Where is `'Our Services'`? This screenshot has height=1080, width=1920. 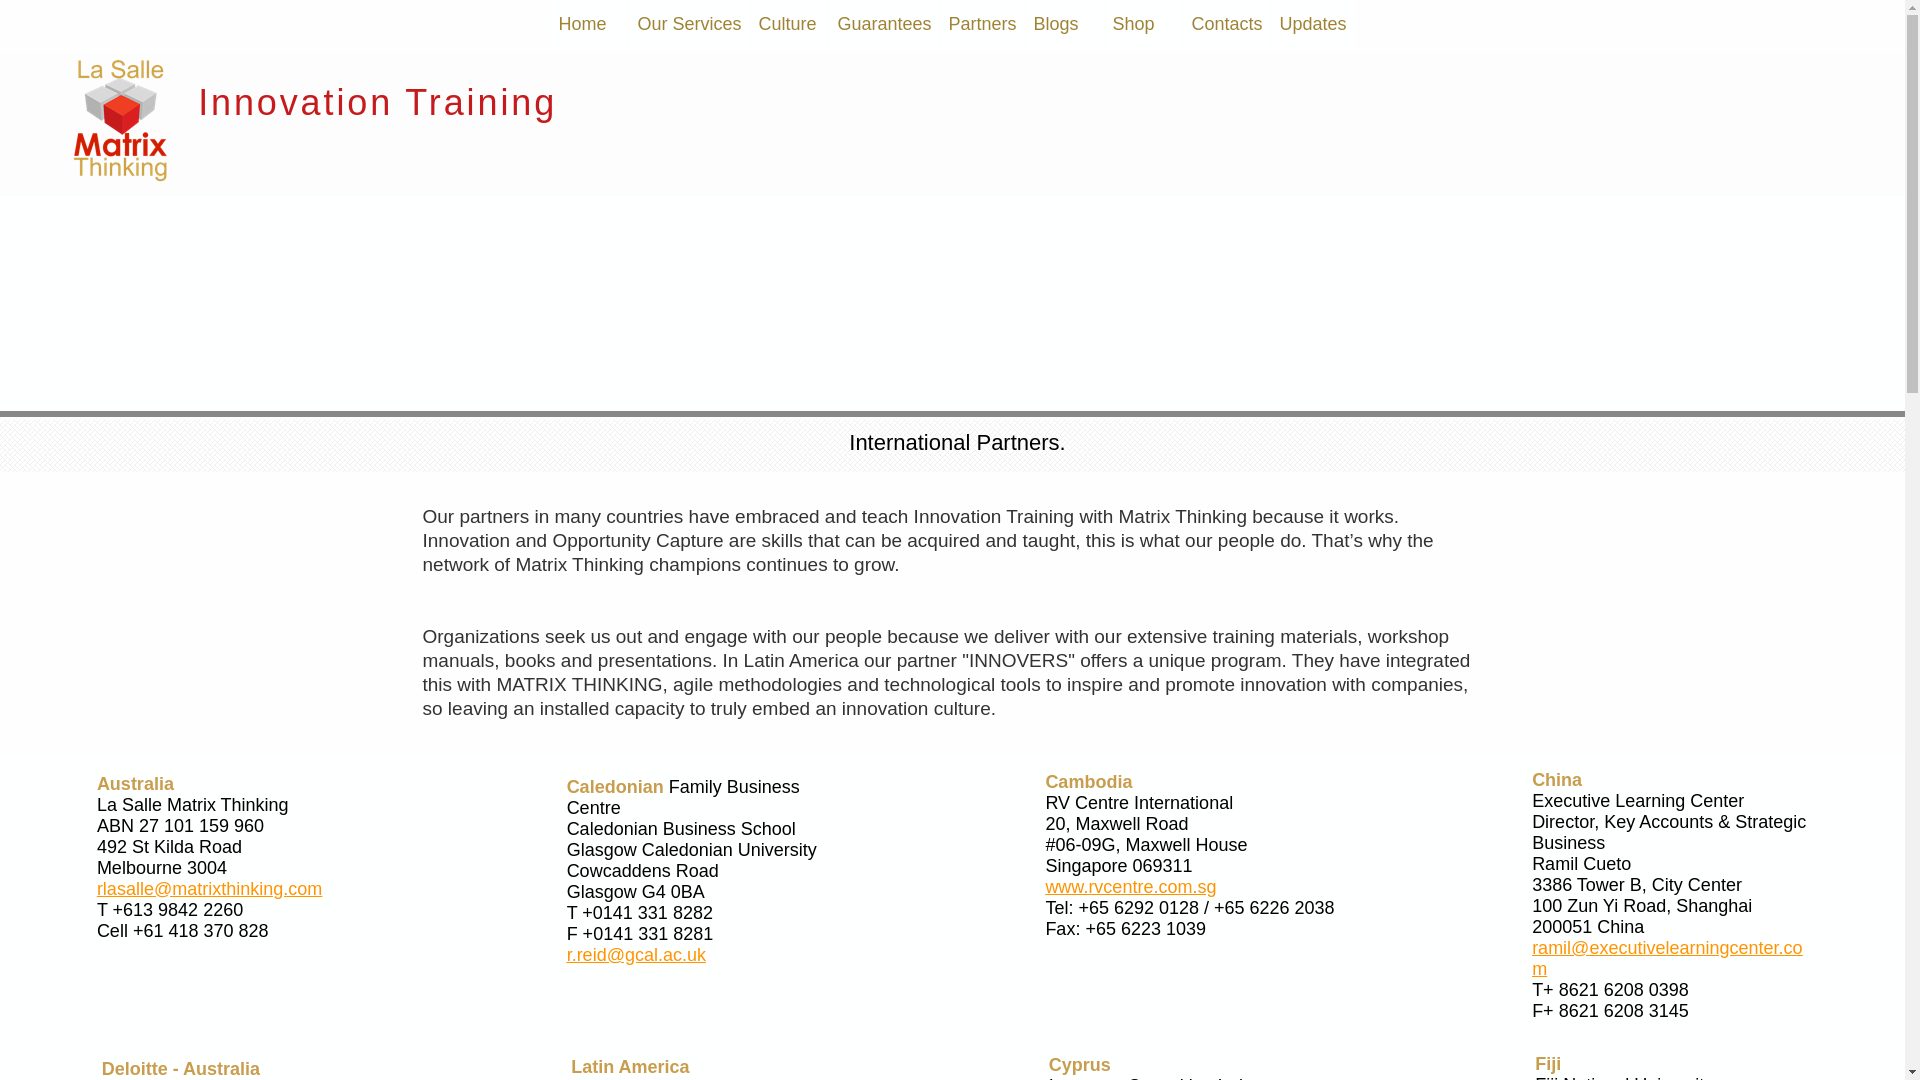
'Our Services' is located at coordinates (689, 24).